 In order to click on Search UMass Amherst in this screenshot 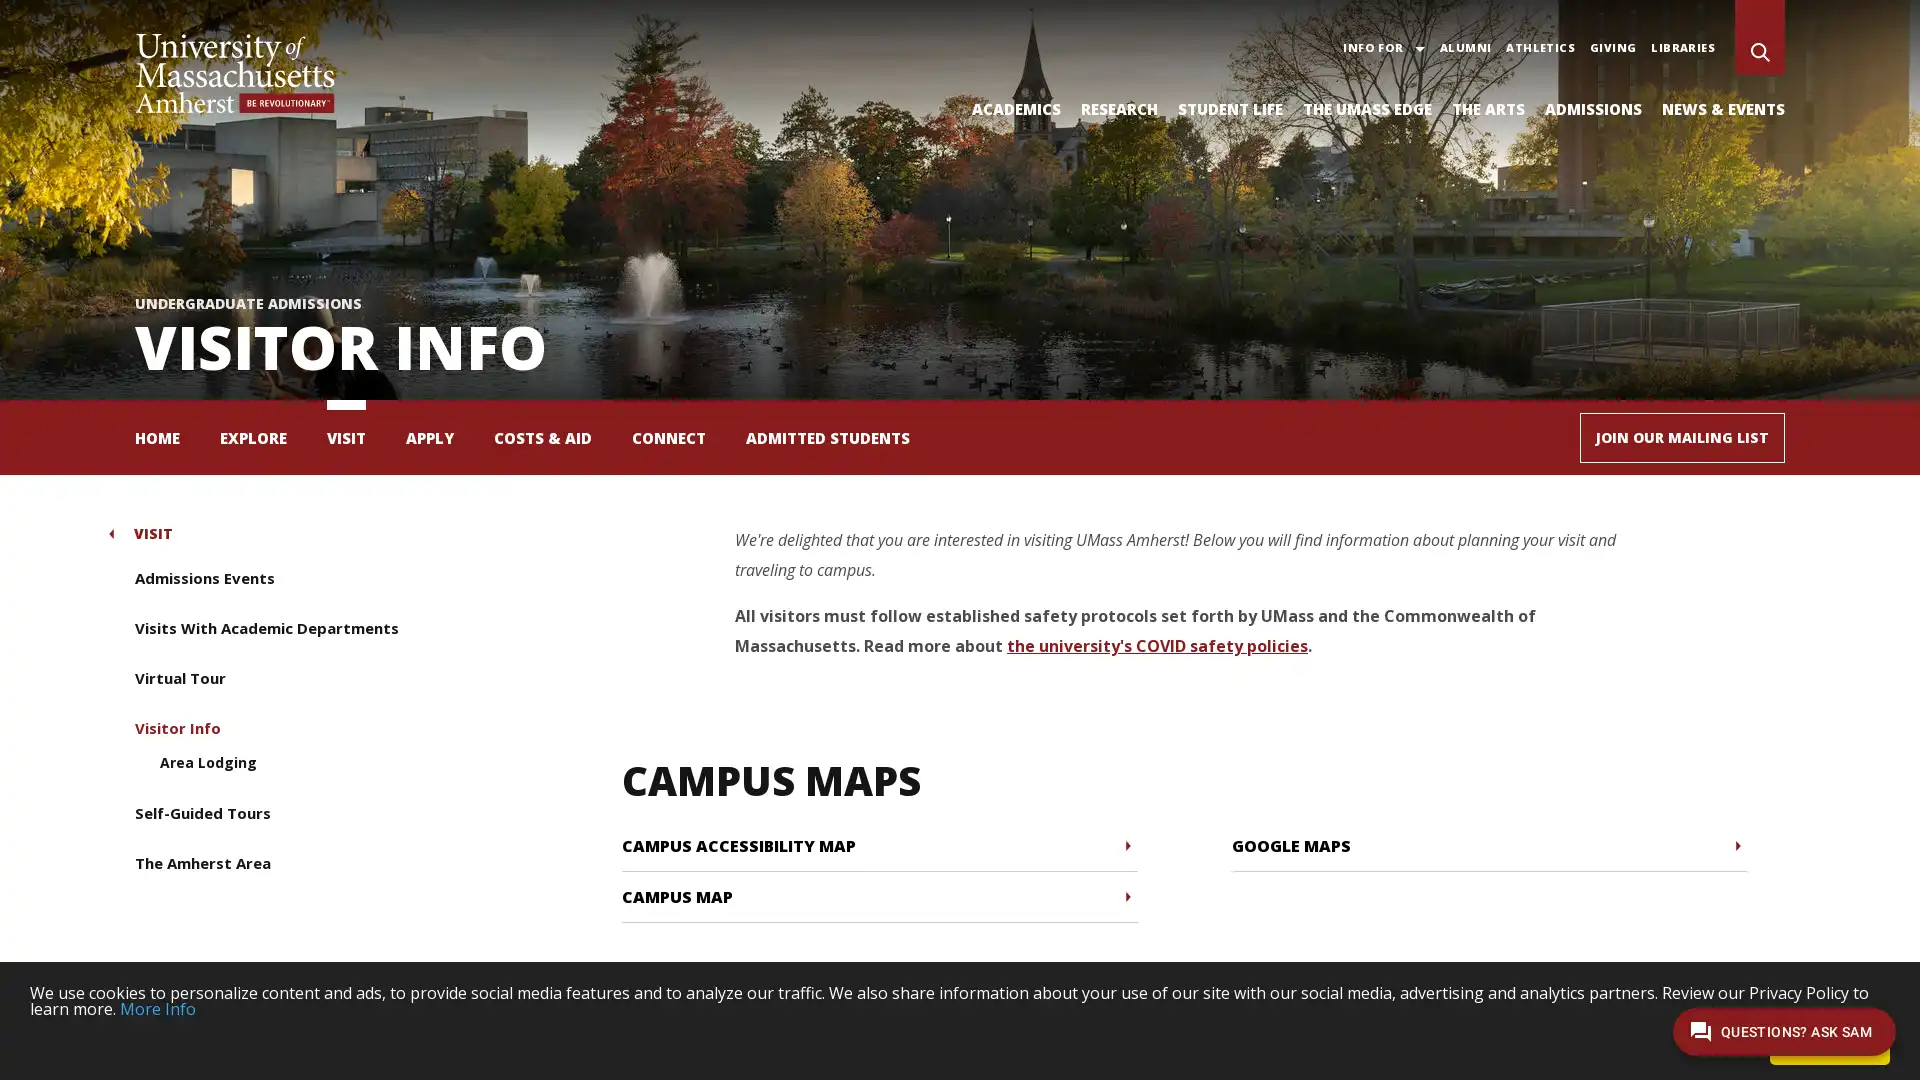, I will do `click(1760, 53)`.